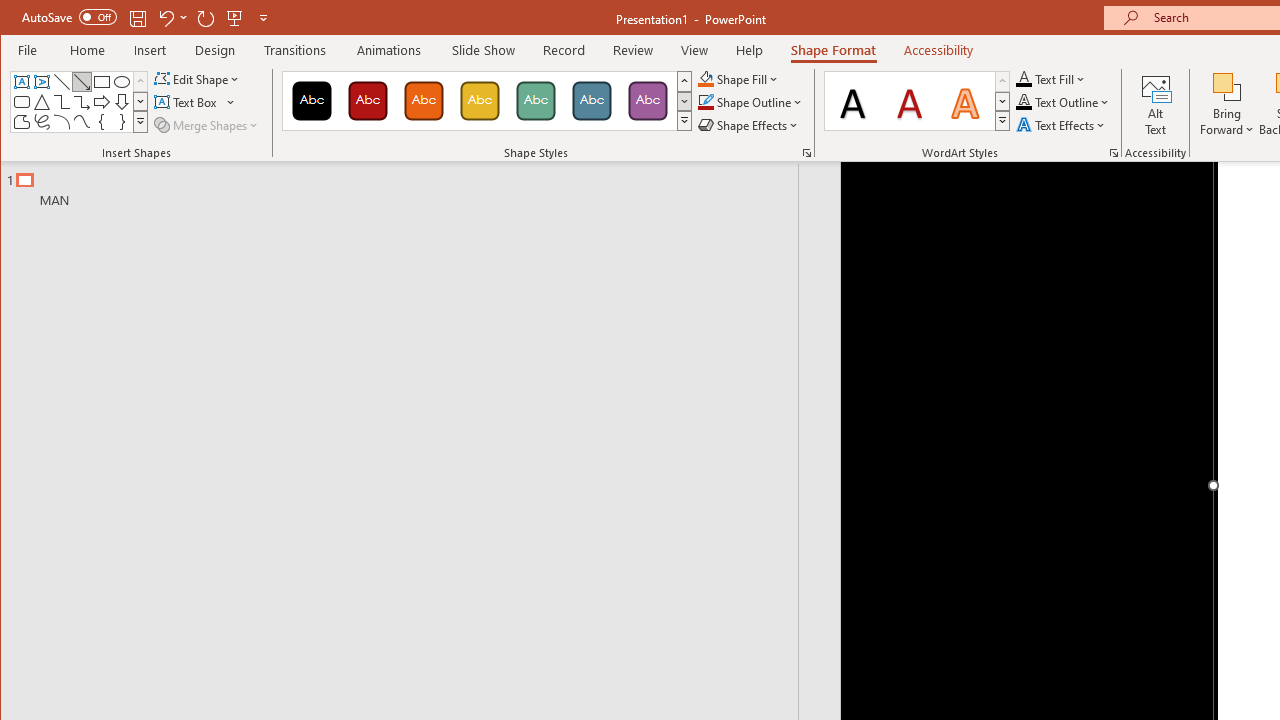 Image resolution: width=1280 pixels, height=720 pixels. What do you see at coordinates (422, 100) in the screenshot?
I see `'Colored Fill - Orange, Accent 2'` at bounding box center [422, 100].